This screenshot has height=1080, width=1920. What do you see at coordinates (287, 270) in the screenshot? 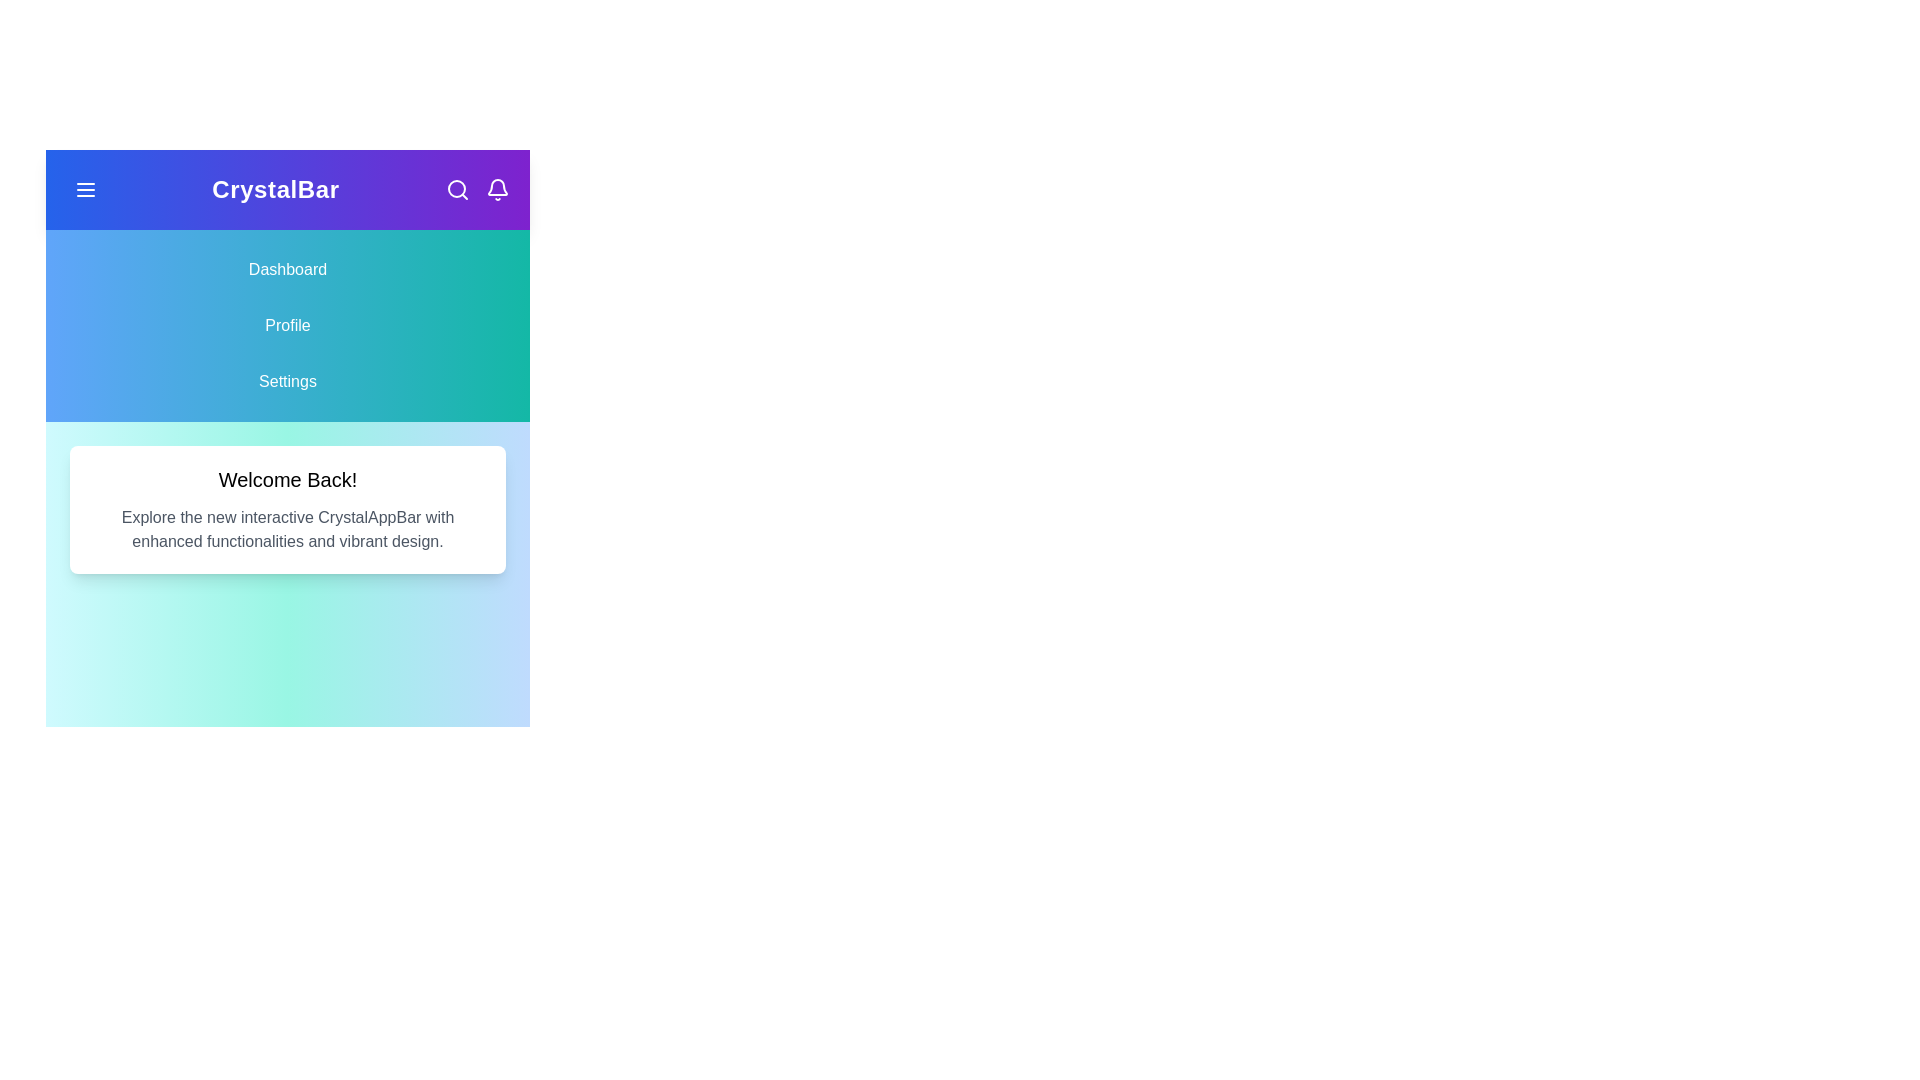
I see `the Dashboard navigation item to navigate to the corresponding section` at bounding box center [287, 270].